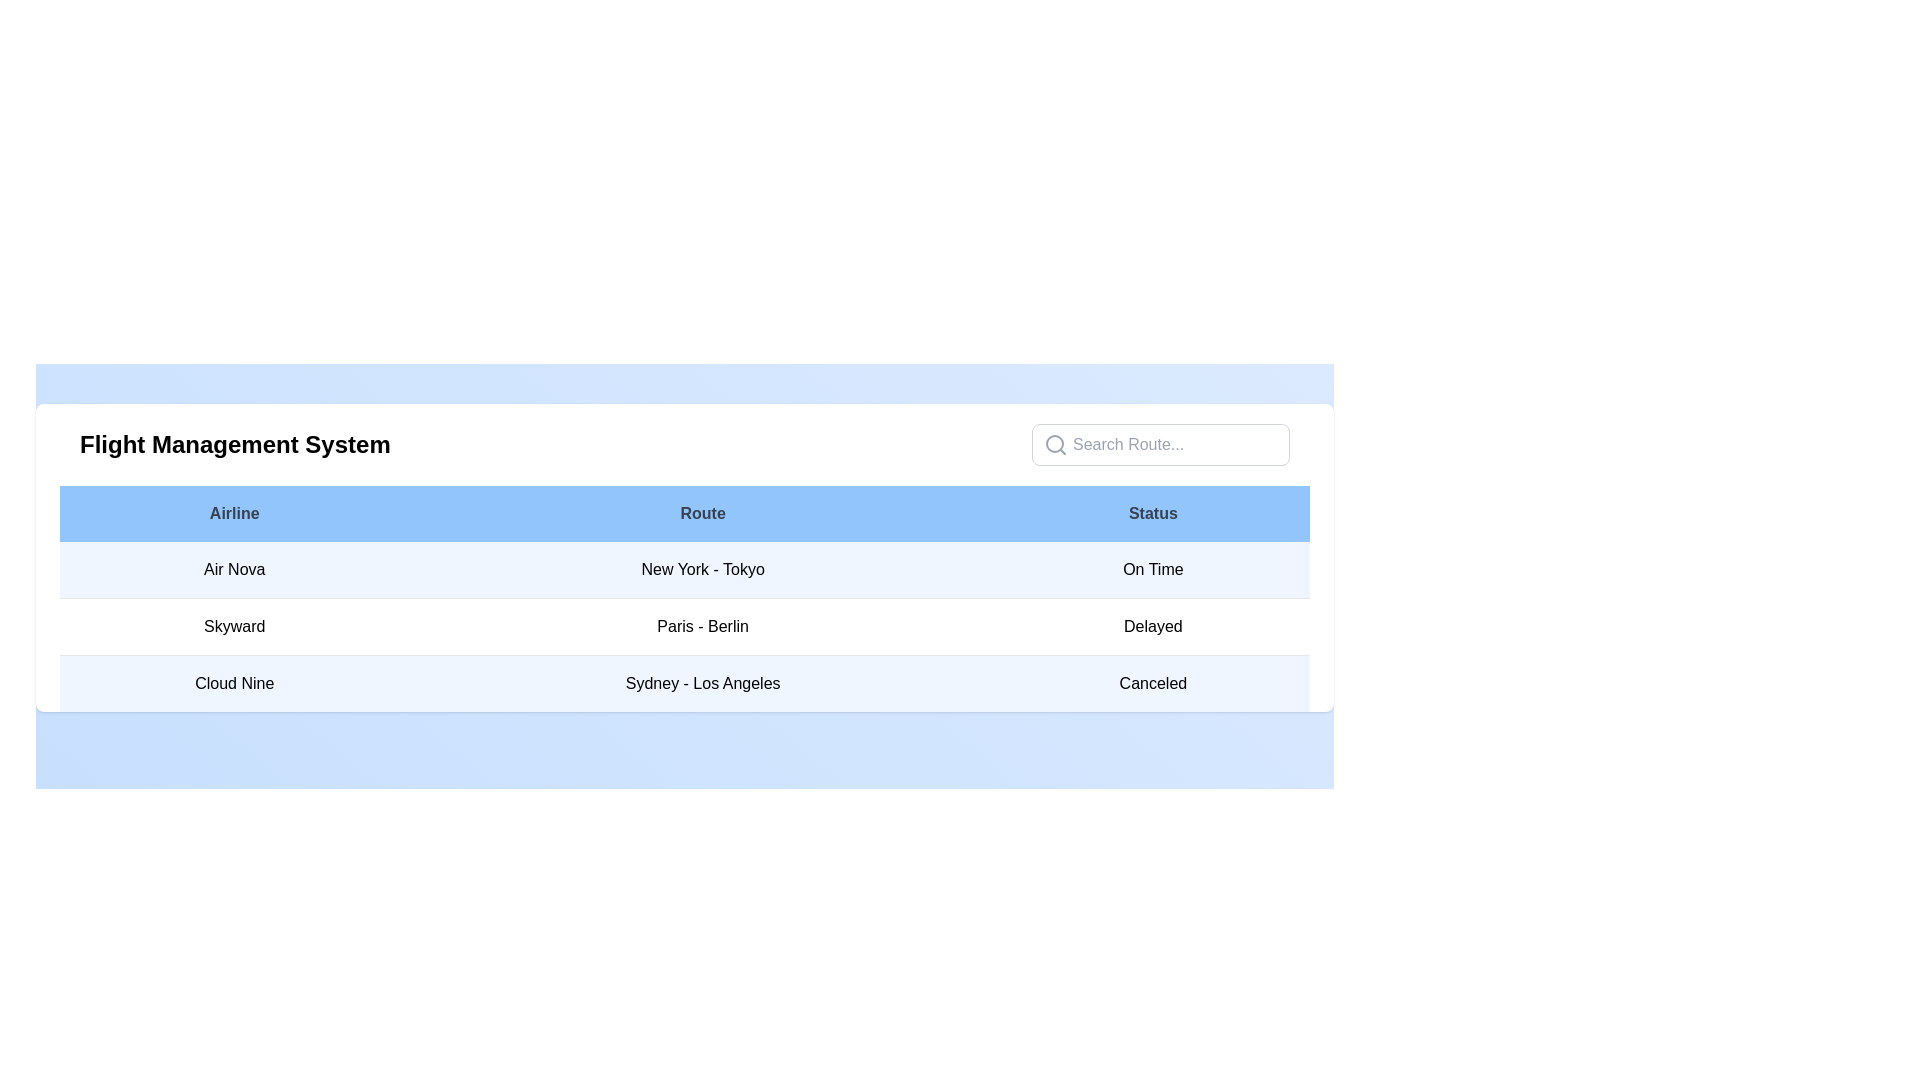 The width and height of the screenshot is (1920, 1080). Describe the element at coordinates (1153, 570) in the screenshot. I see `status text from the 'On Time' label located in the rightmost cell of the first row of the flight status table for 'Air Nova' and route 'New York - Tokyo'` at that location.